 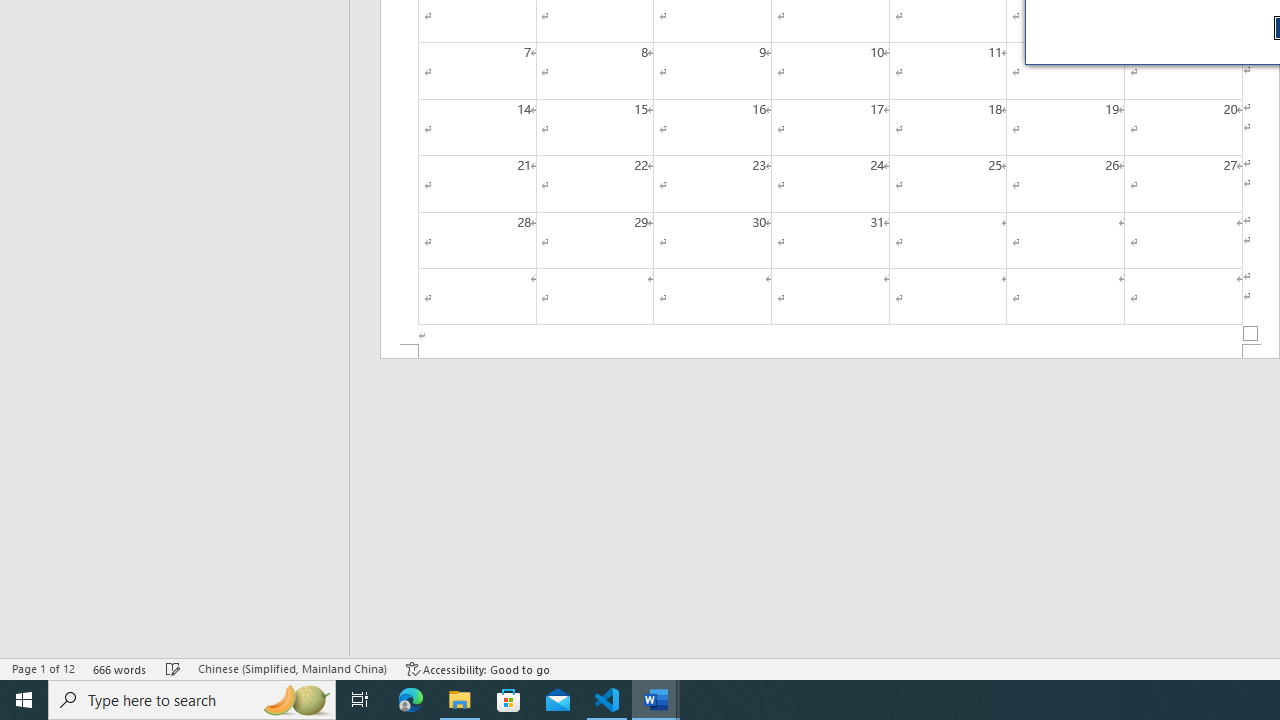 What do you see at coordinates (291, 669) in the screenshot?
I see `'Language Chinese (Simplified, Mainland China)'` at bounding box center [291, 669].